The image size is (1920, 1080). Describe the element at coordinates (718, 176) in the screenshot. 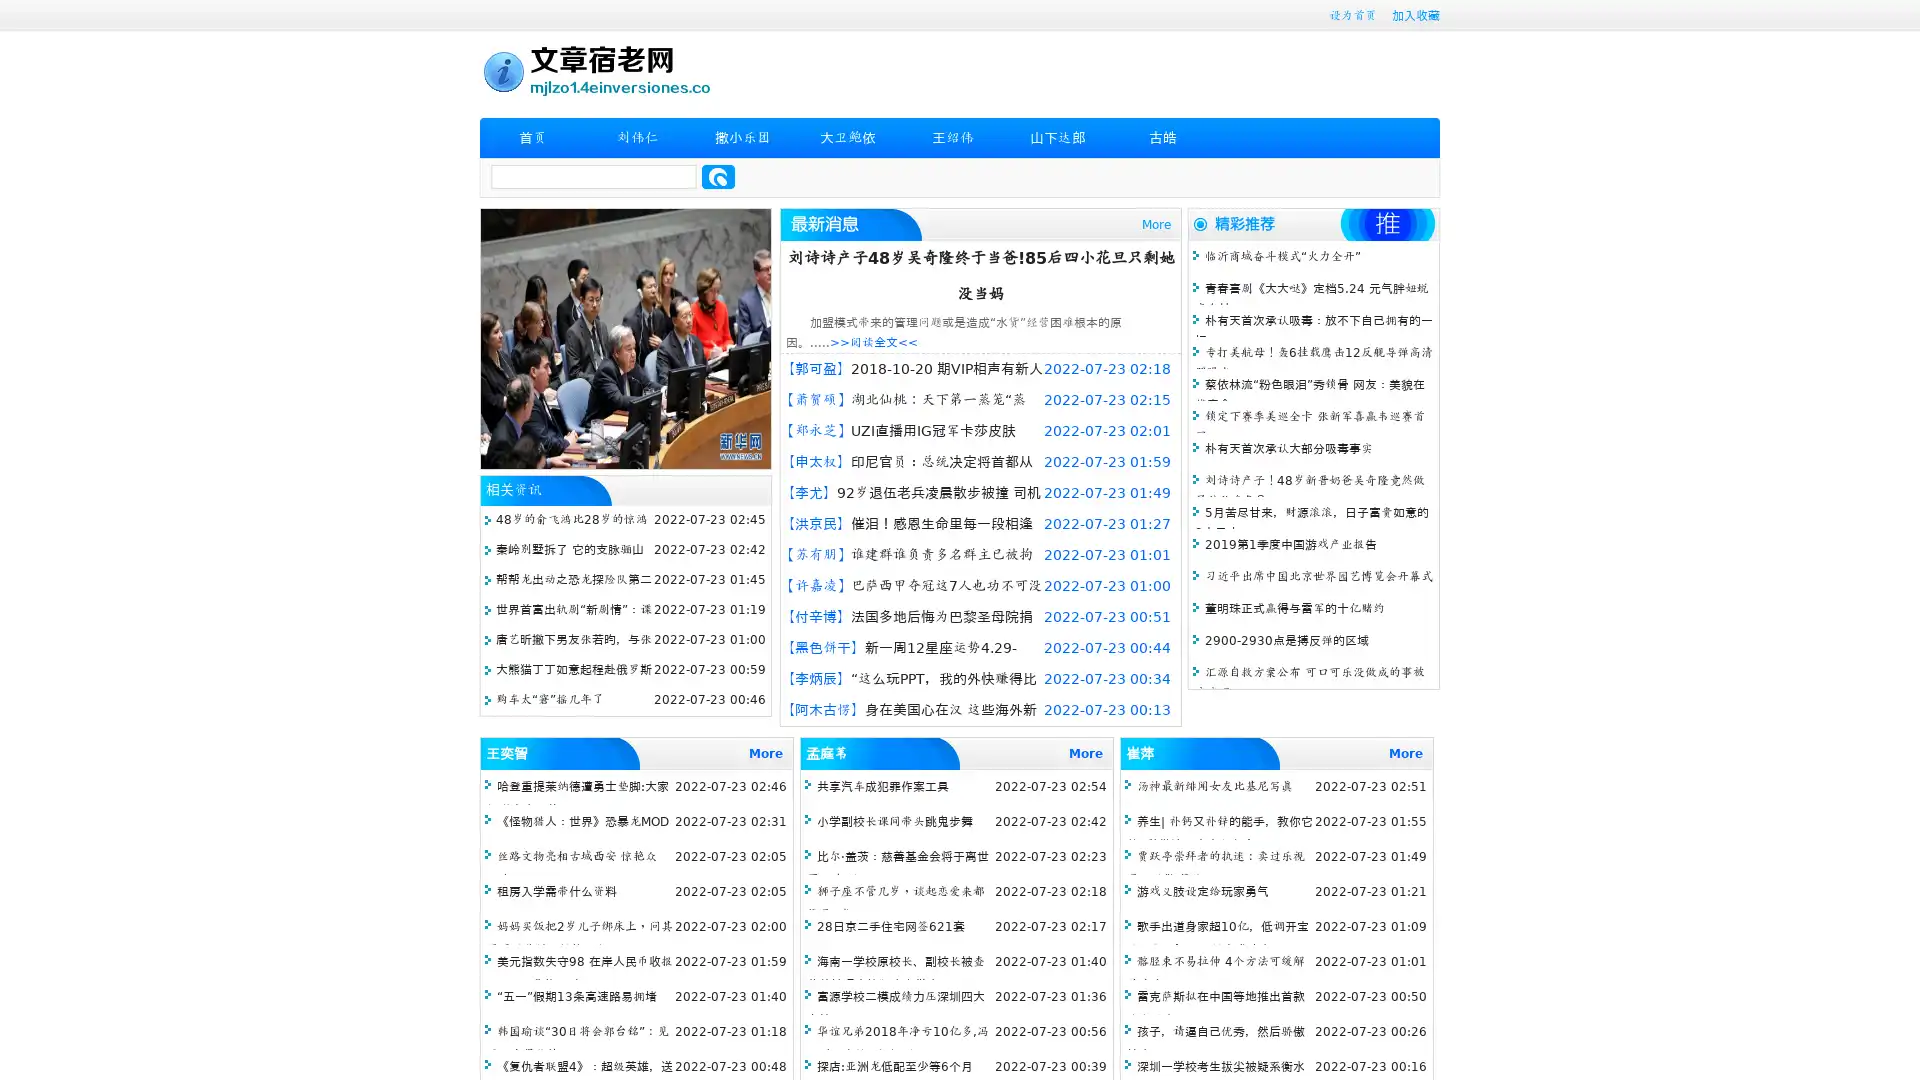

I see `Search` at that location.